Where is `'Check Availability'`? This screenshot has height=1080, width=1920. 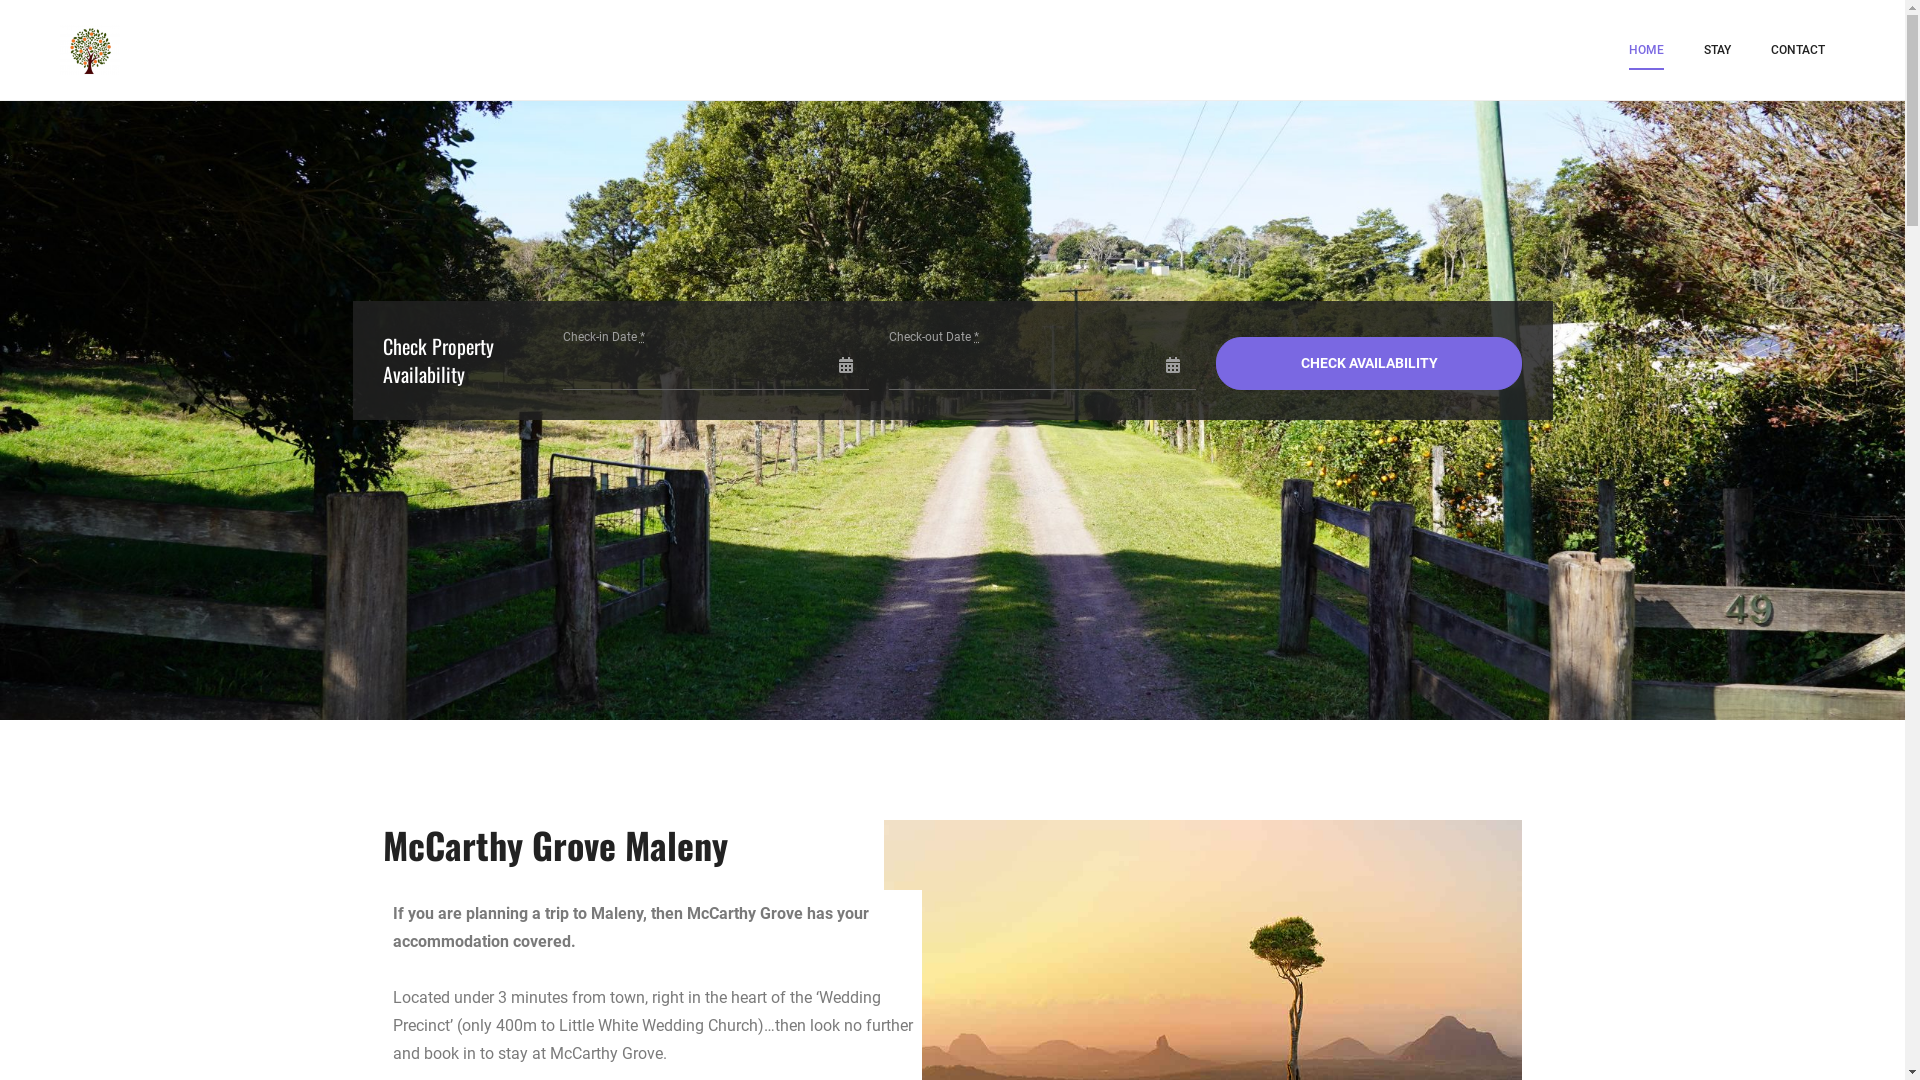
'Check Availability' is located at coordinates (1214, 362).